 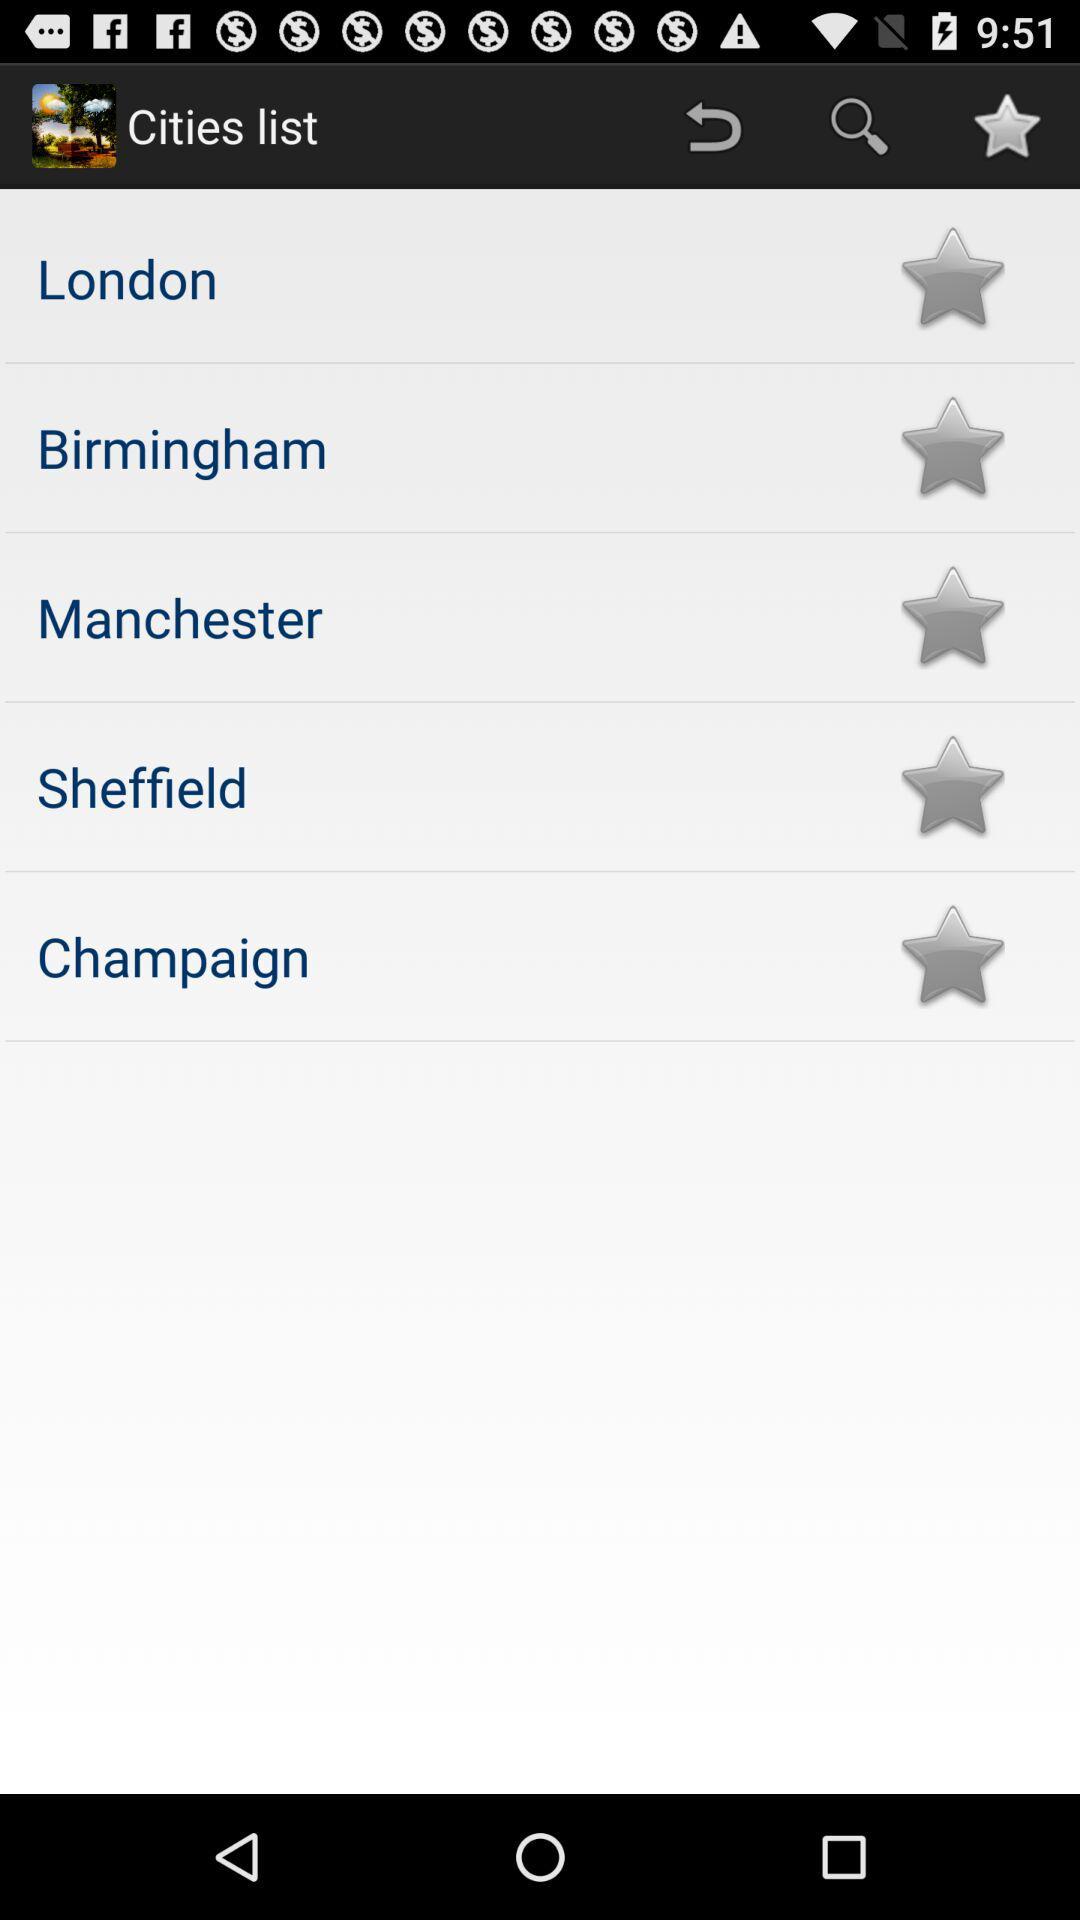 What do you see at coordinates (951, 785) in the screenshot?
I see `to favorites` at bounding box center [951, 785].